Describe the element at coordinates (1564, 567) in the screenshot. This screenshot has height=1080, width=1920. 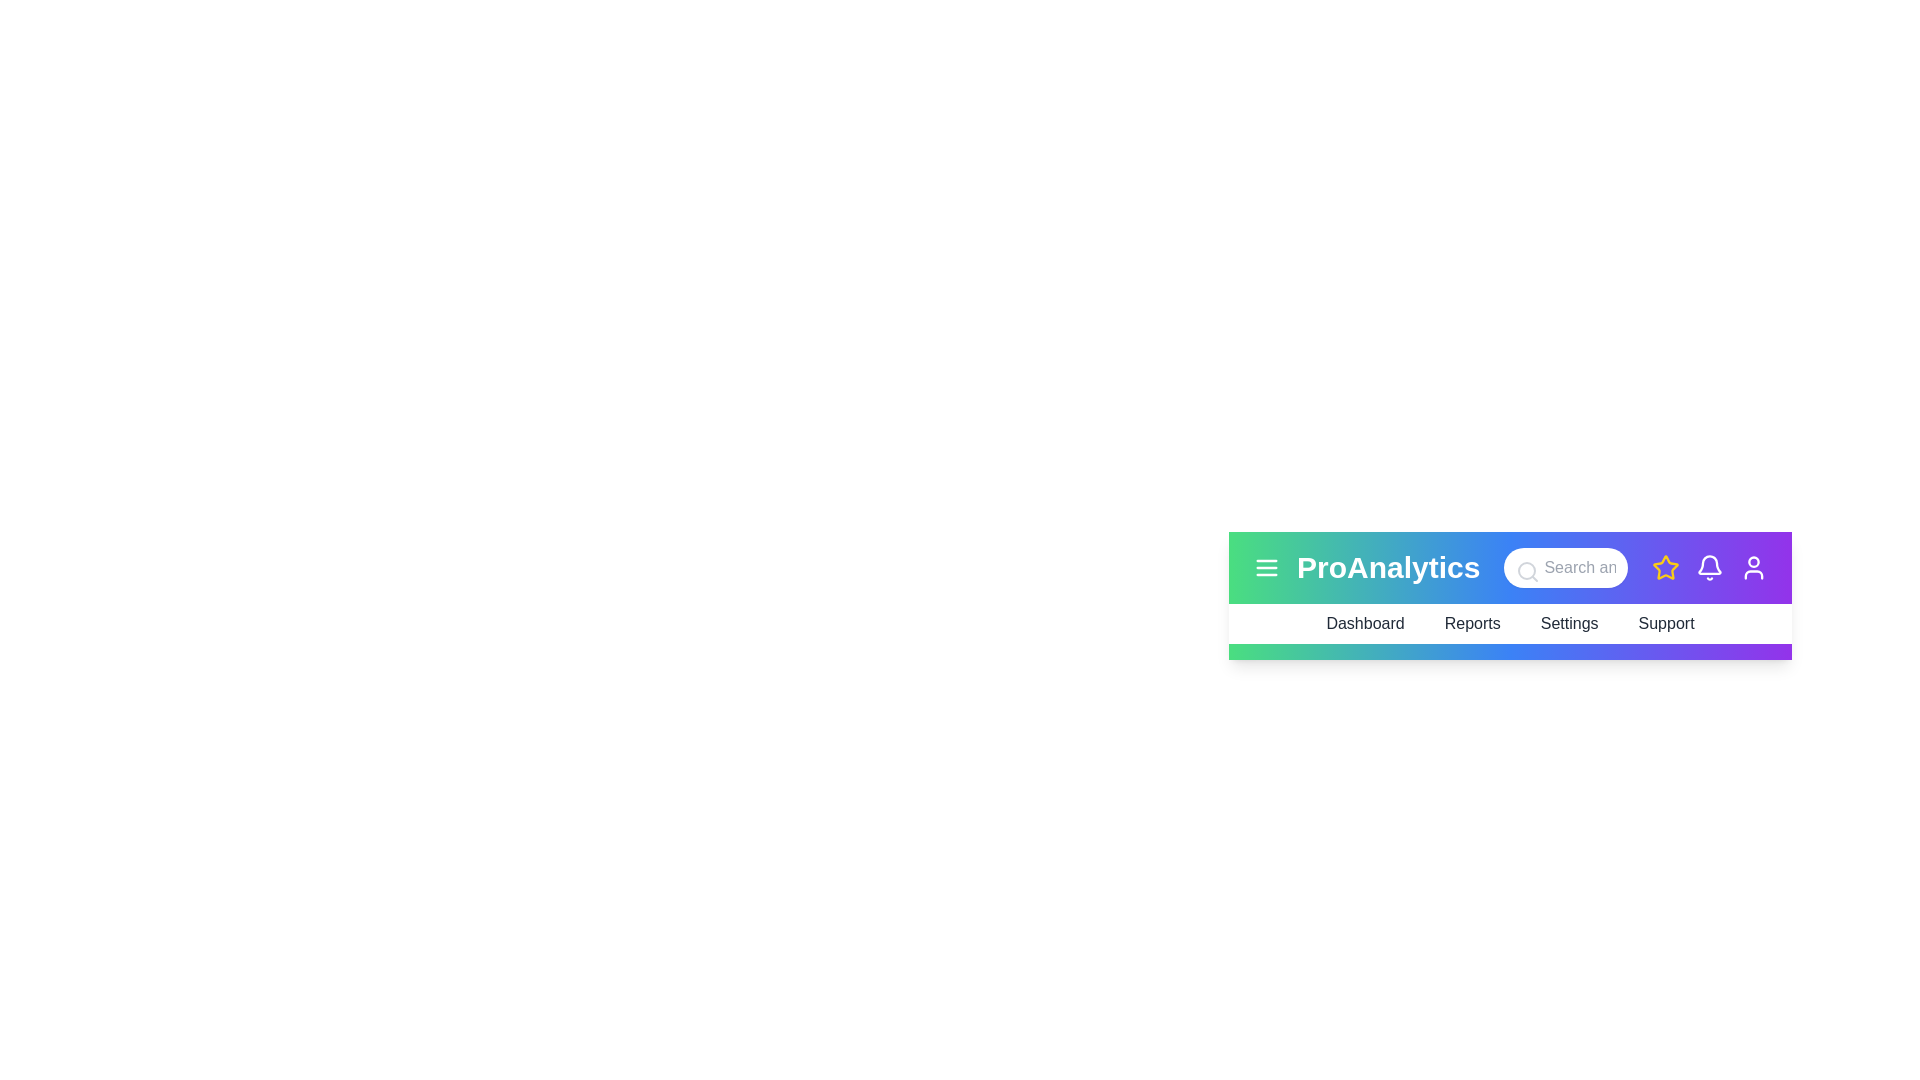
I see `the search bar and type the text 'analytics'` at that location.